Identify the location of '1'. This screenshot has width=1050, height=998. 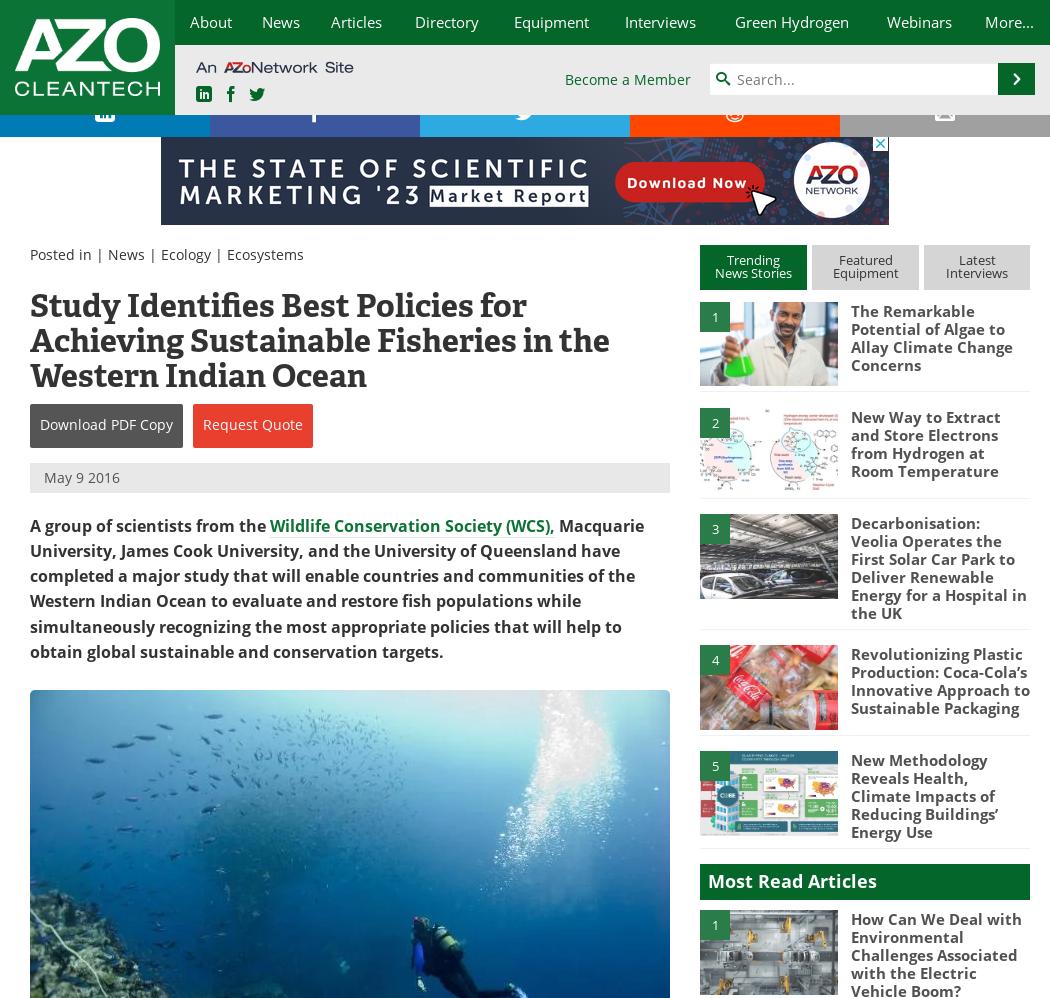
(710, 925).